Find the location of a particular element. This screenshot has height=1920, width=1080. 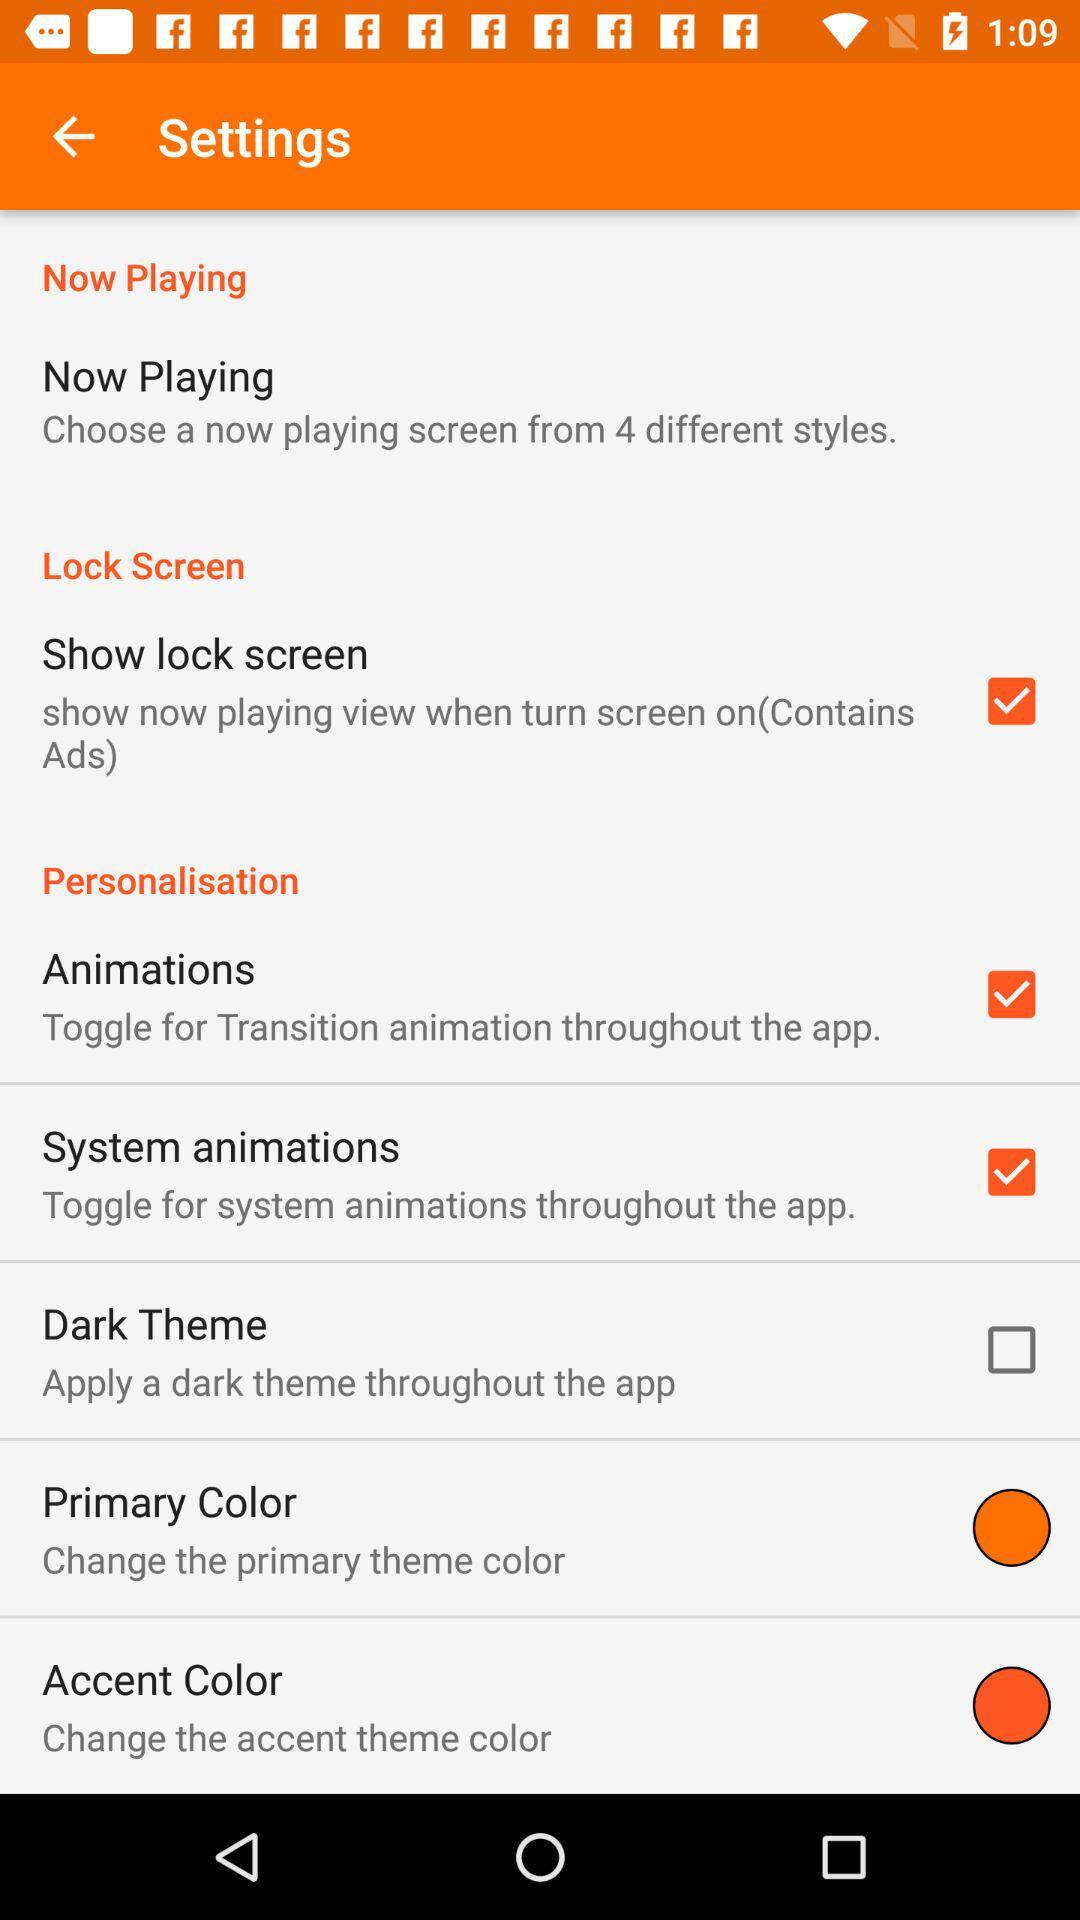

the item below the show now playing item is located at coordinates (540, 858).